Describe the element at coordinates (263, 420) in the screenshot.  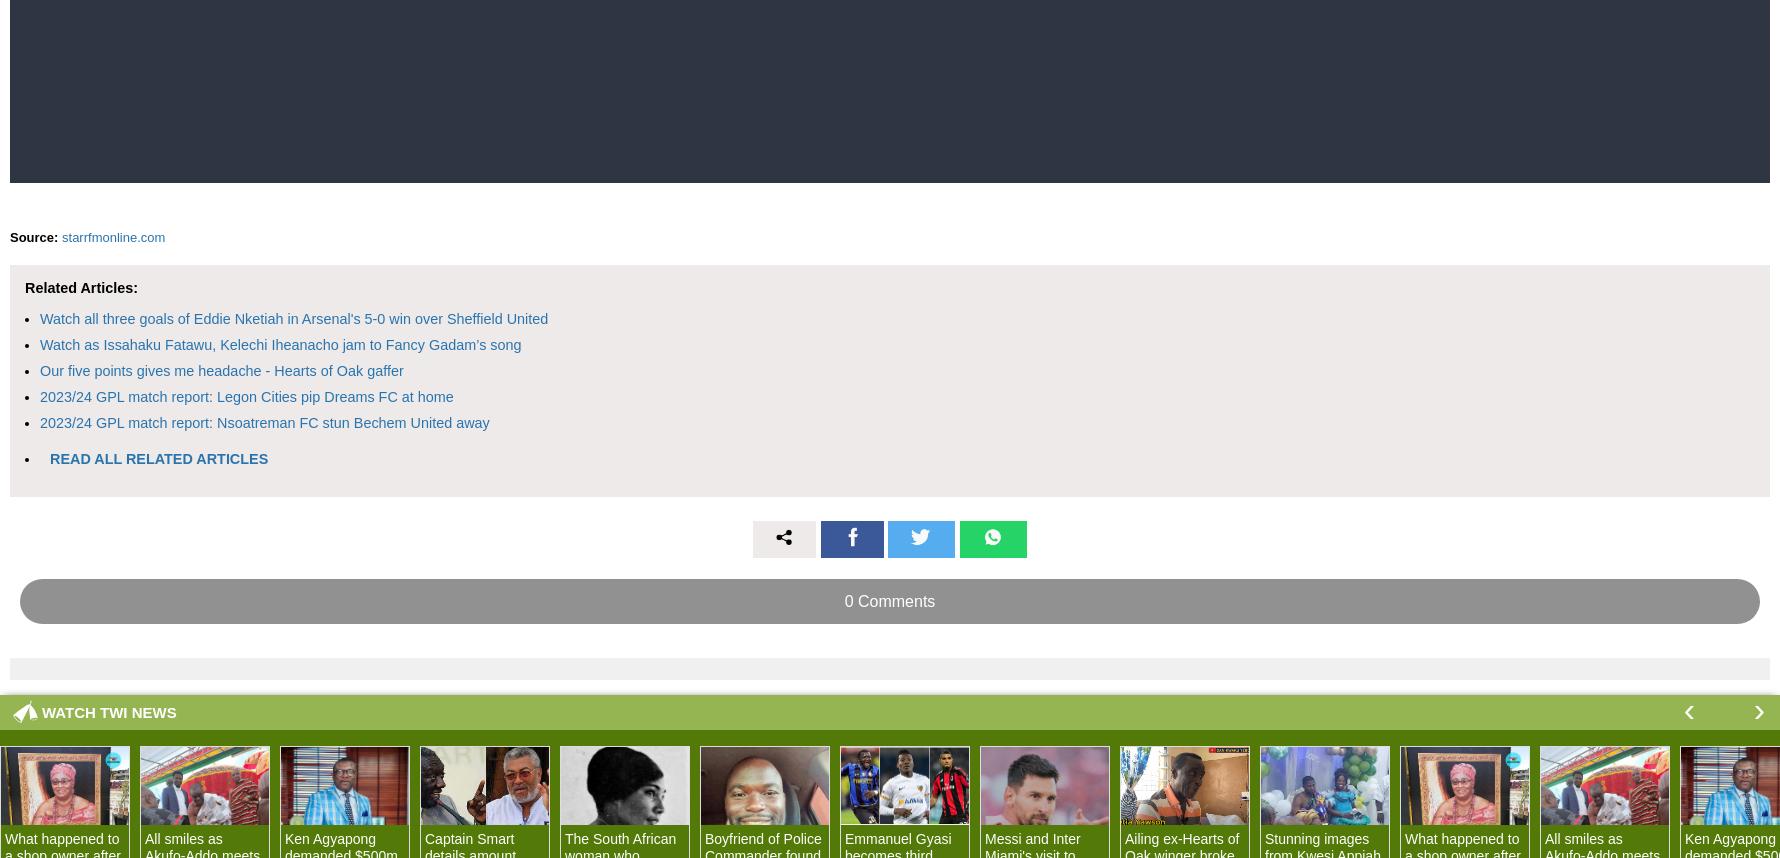
I see `'2023/24 GPL match report: Nsoatreman FC stun Bechem United away'` at that location.